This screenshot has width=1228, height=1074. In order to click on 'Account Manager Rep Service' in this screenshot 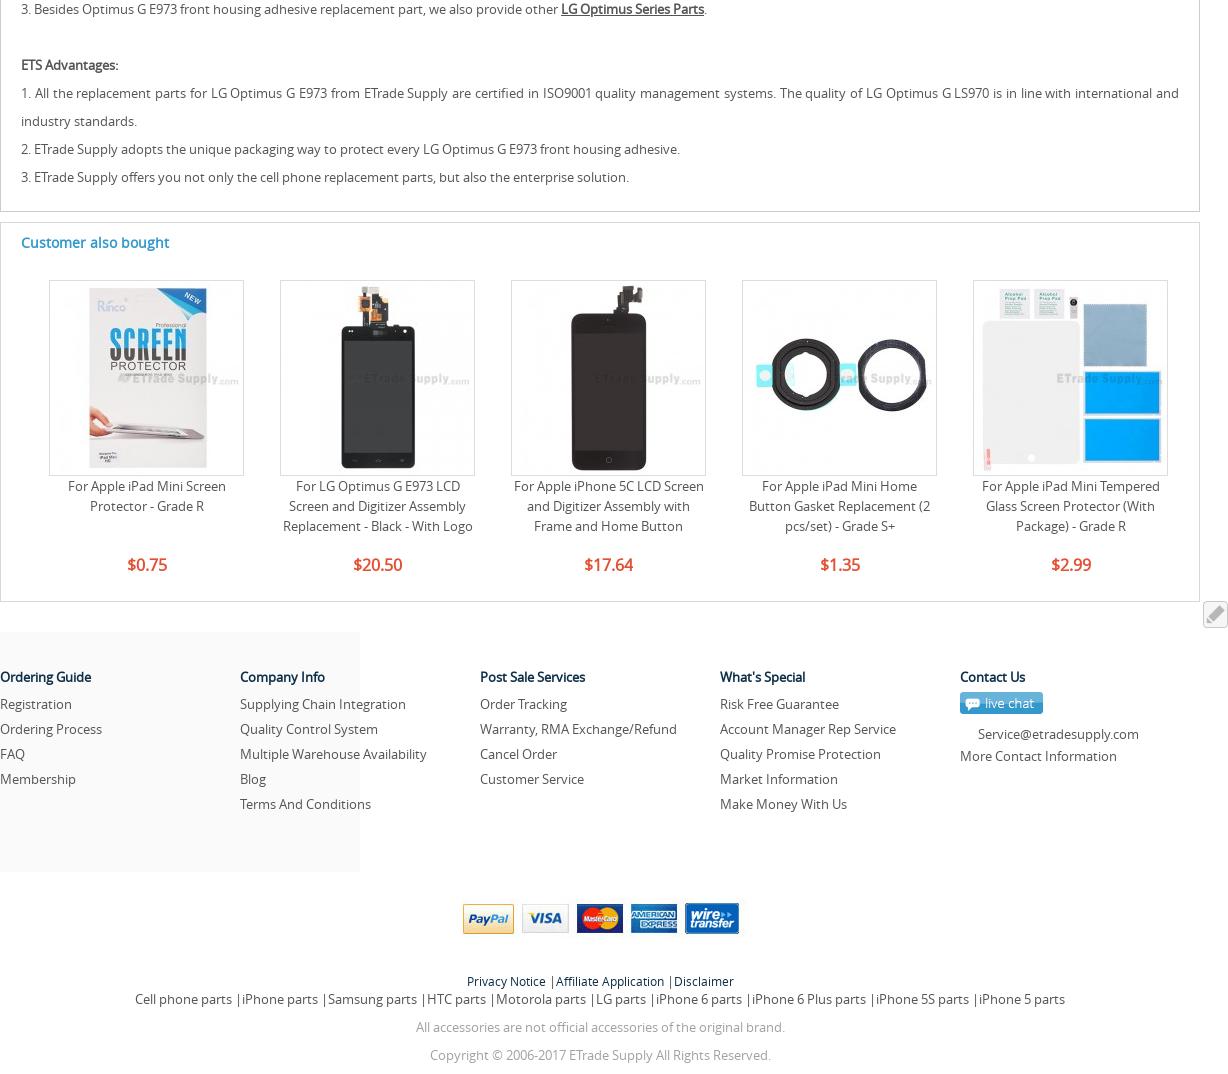, I will do `click(719, 729)`.